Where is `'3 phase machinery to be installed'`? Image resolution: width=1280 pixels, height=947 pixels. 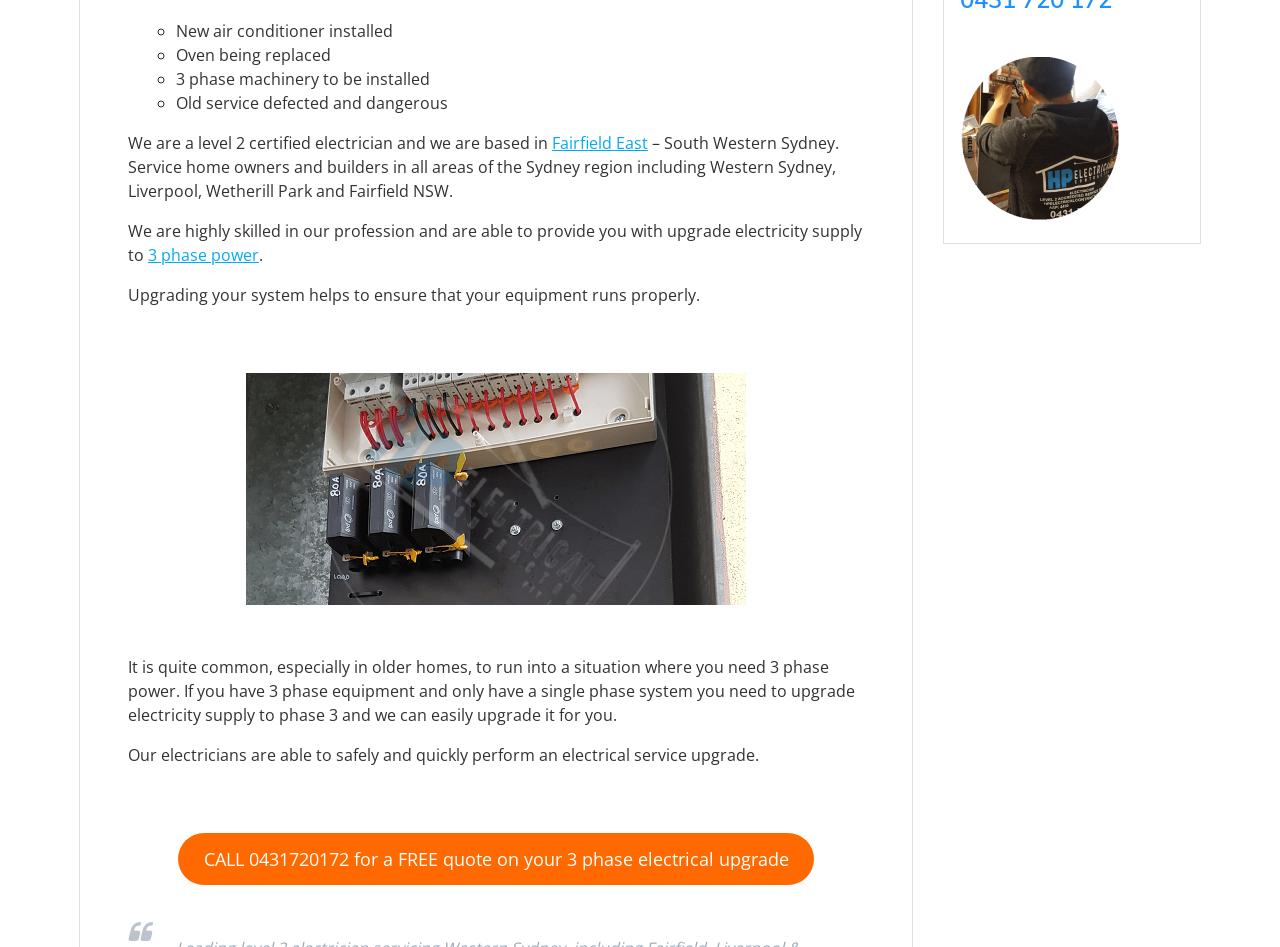 '3 phase machinery to be installed' is located at coordinates (301, 78).